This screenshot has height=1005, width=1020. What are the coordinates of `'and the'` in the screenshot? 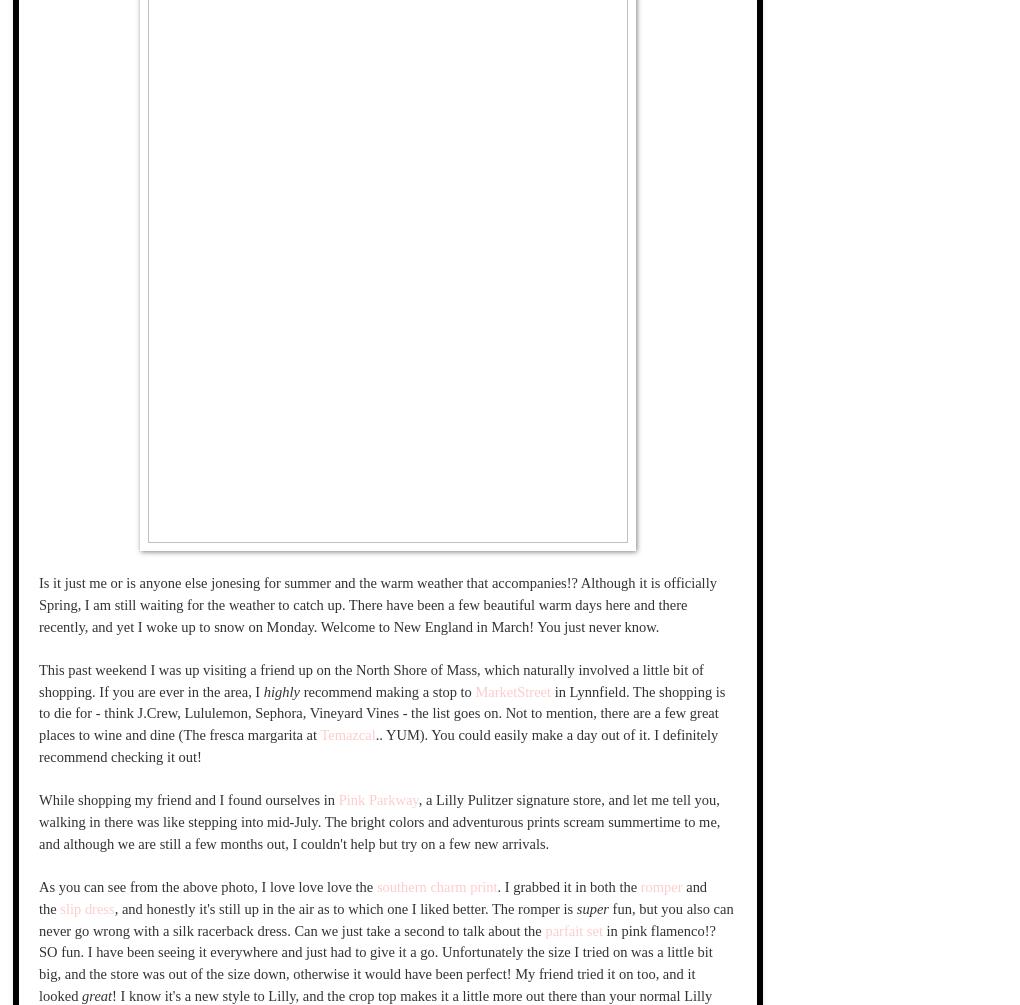 It's located at (37, 896).